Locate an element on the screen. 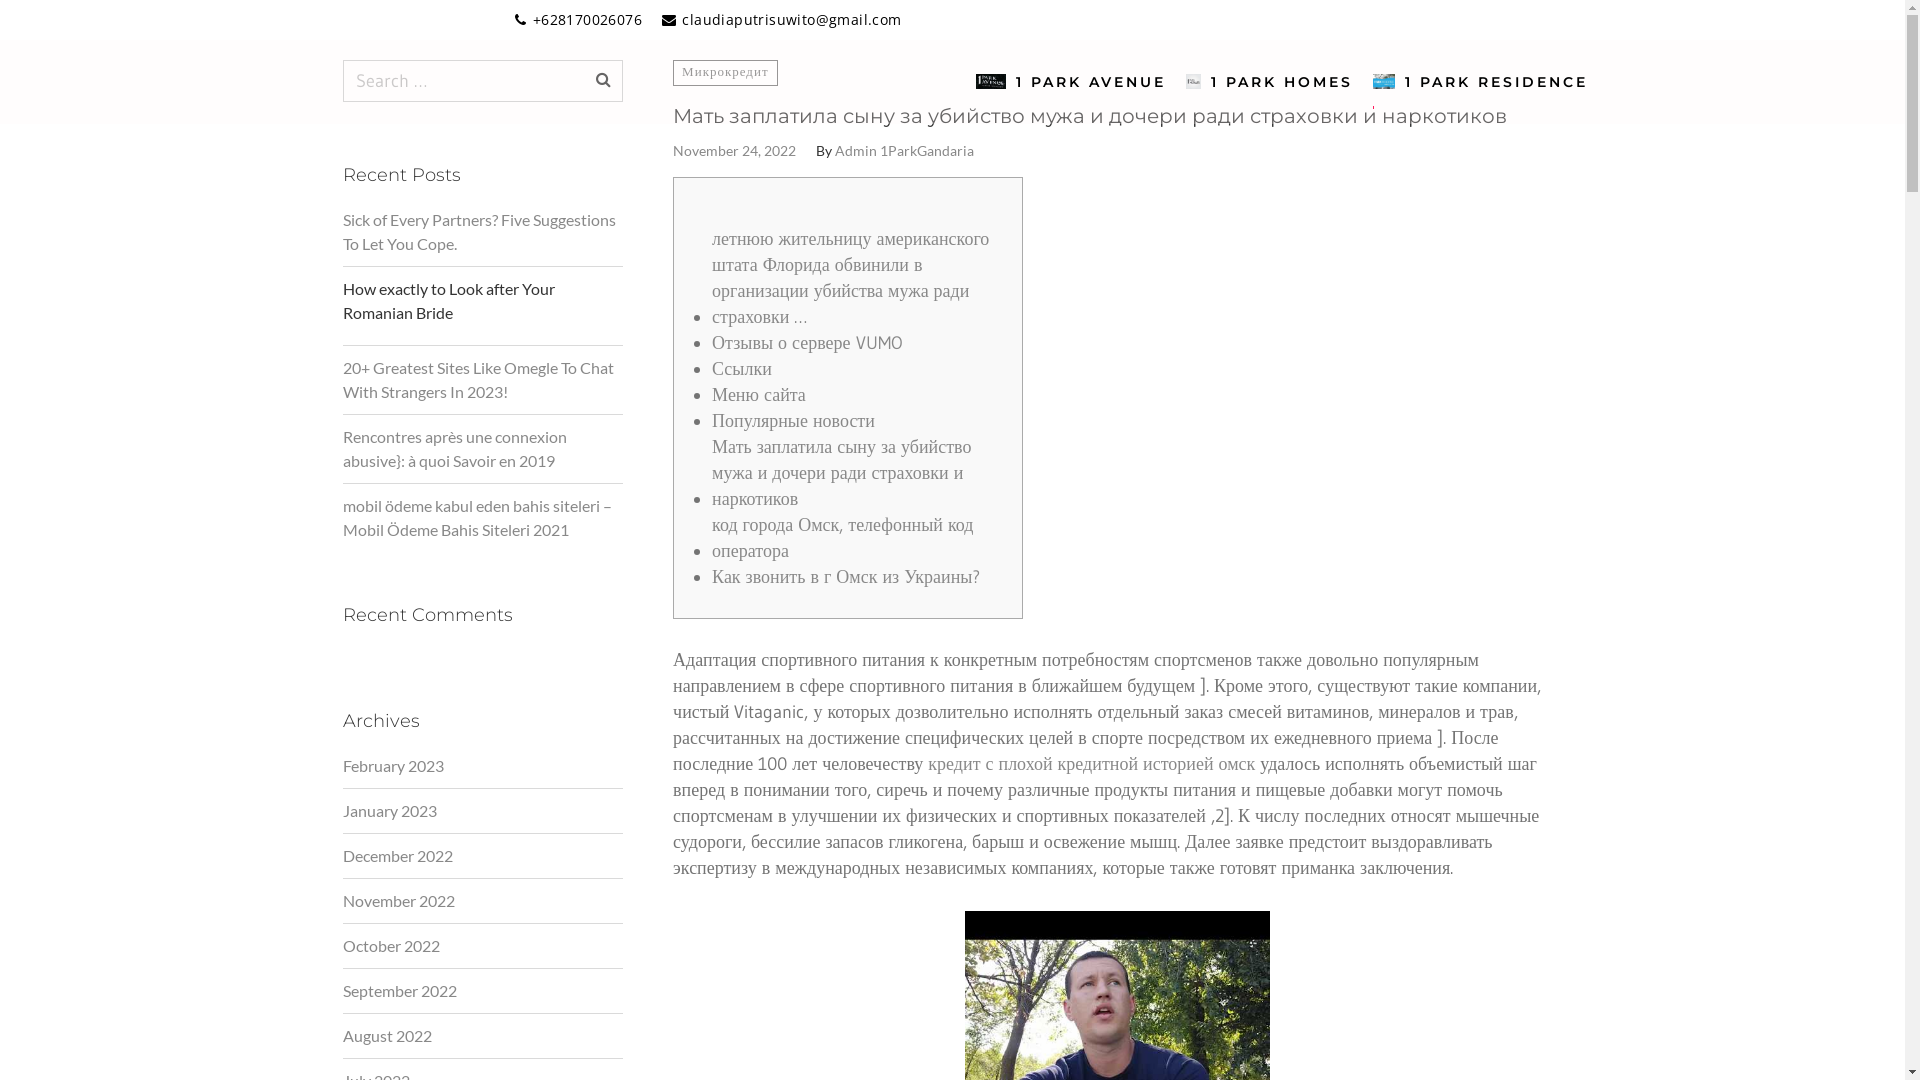  'How exactly to Look after Your Romanian Bride' is located at coordinates (482, 305).